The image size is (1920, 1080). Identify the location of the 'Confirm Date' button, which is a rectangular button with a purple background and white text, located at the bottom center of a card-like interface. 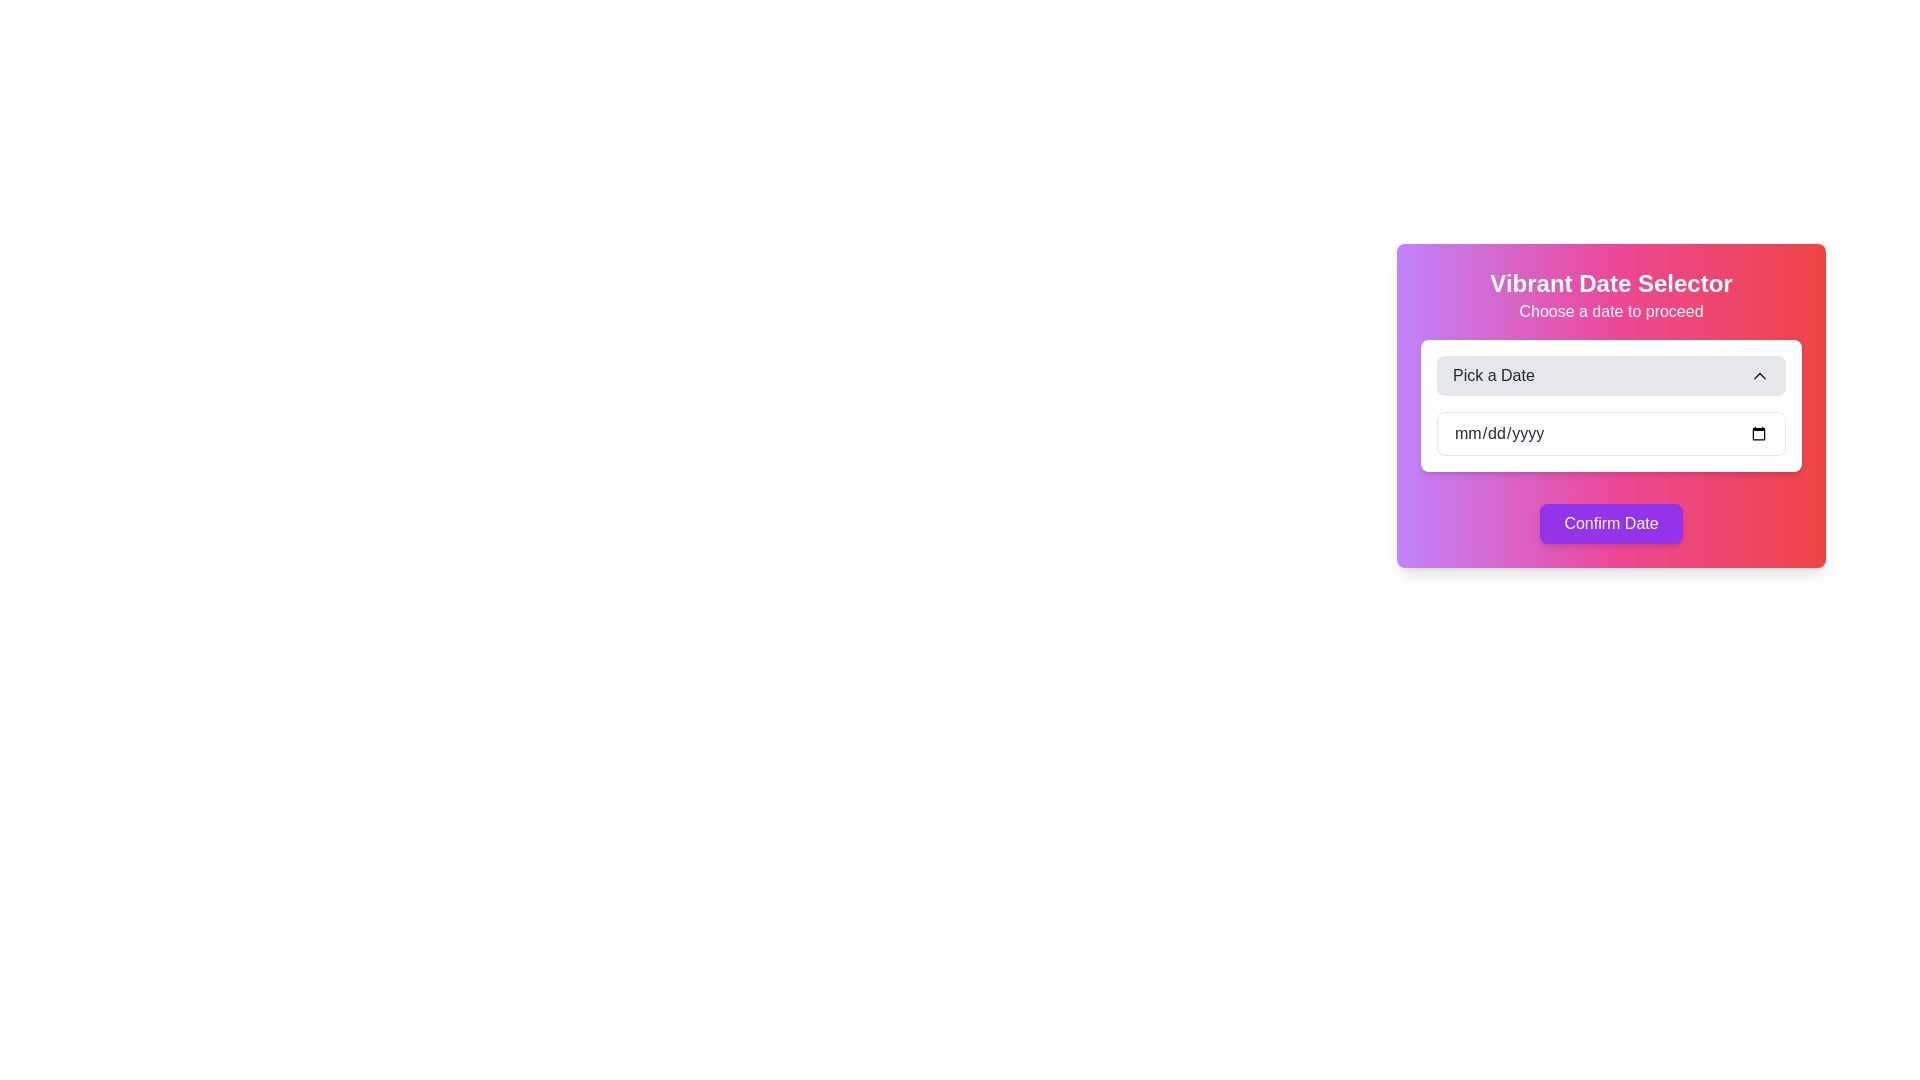
(1611, 523).